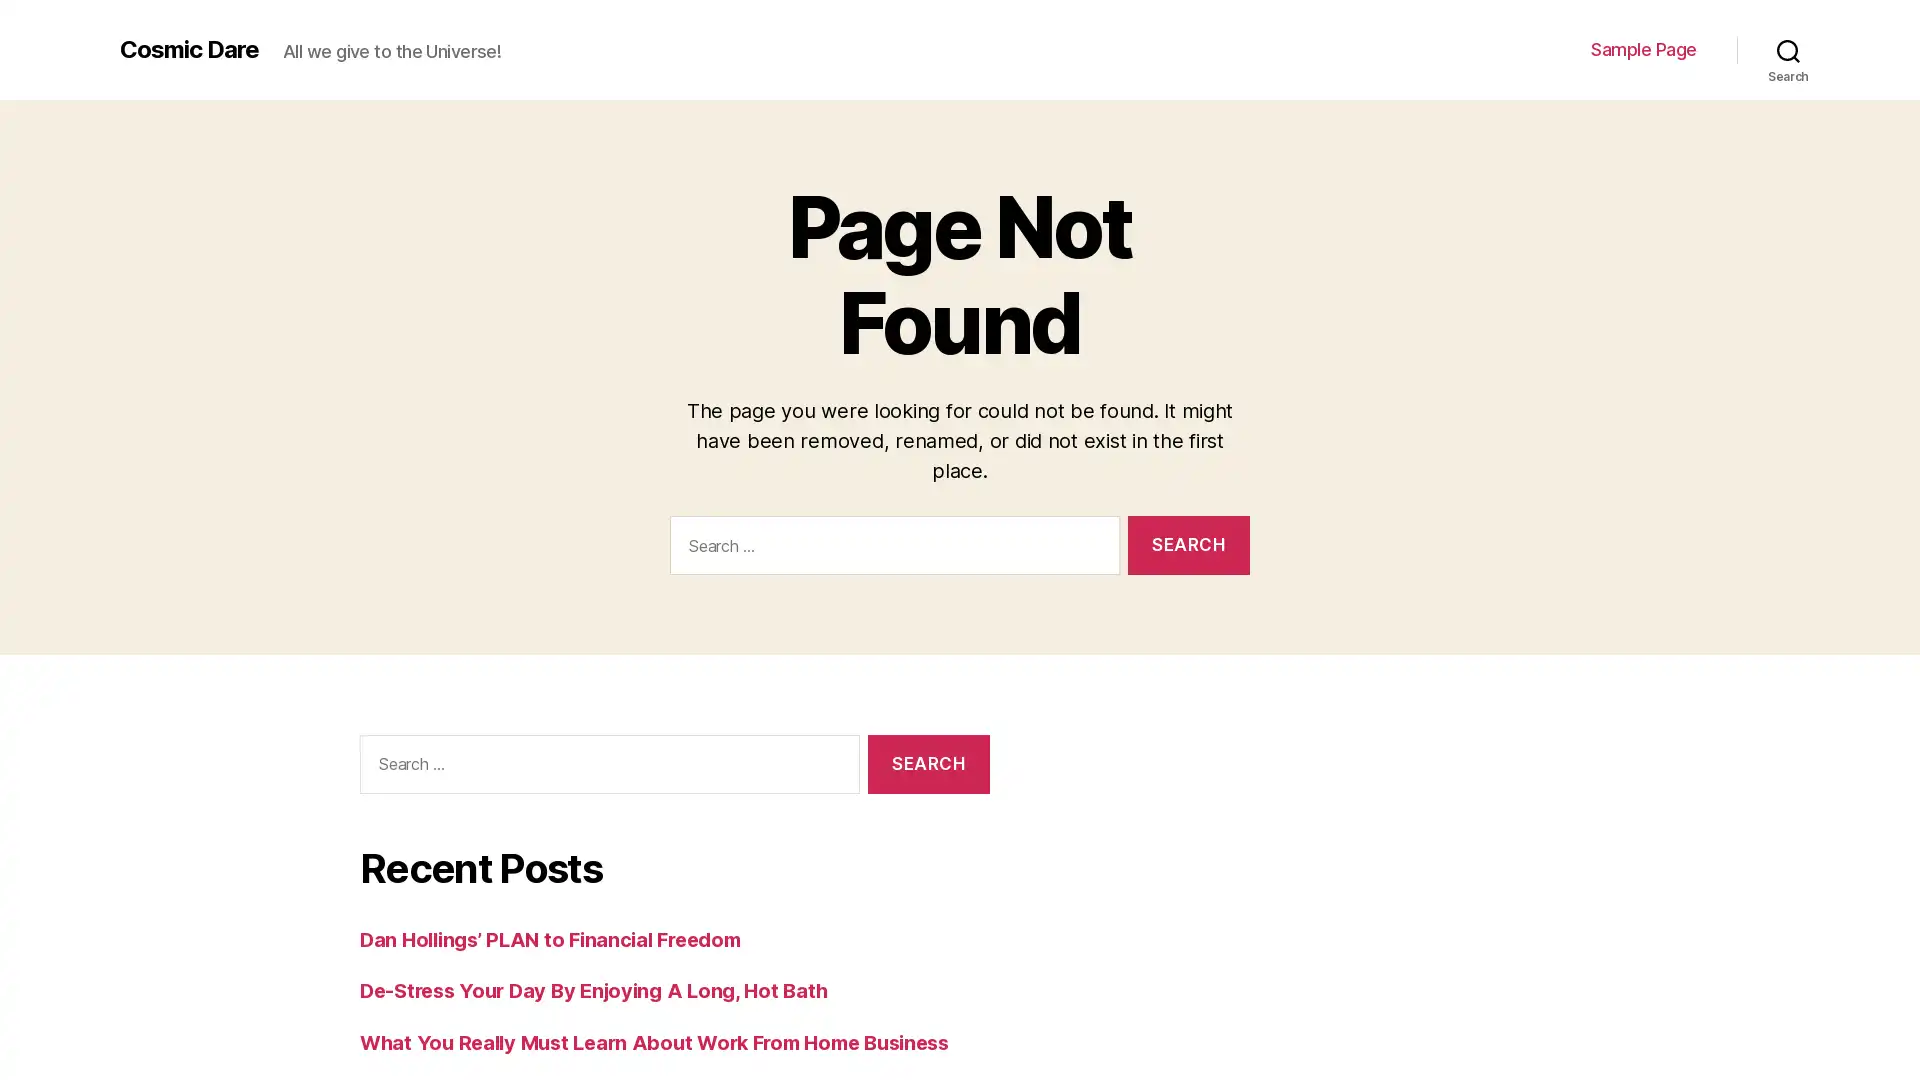 The height and width of the screenshot is (1080, 1920). I want to click on Search, so click(1788, 49).